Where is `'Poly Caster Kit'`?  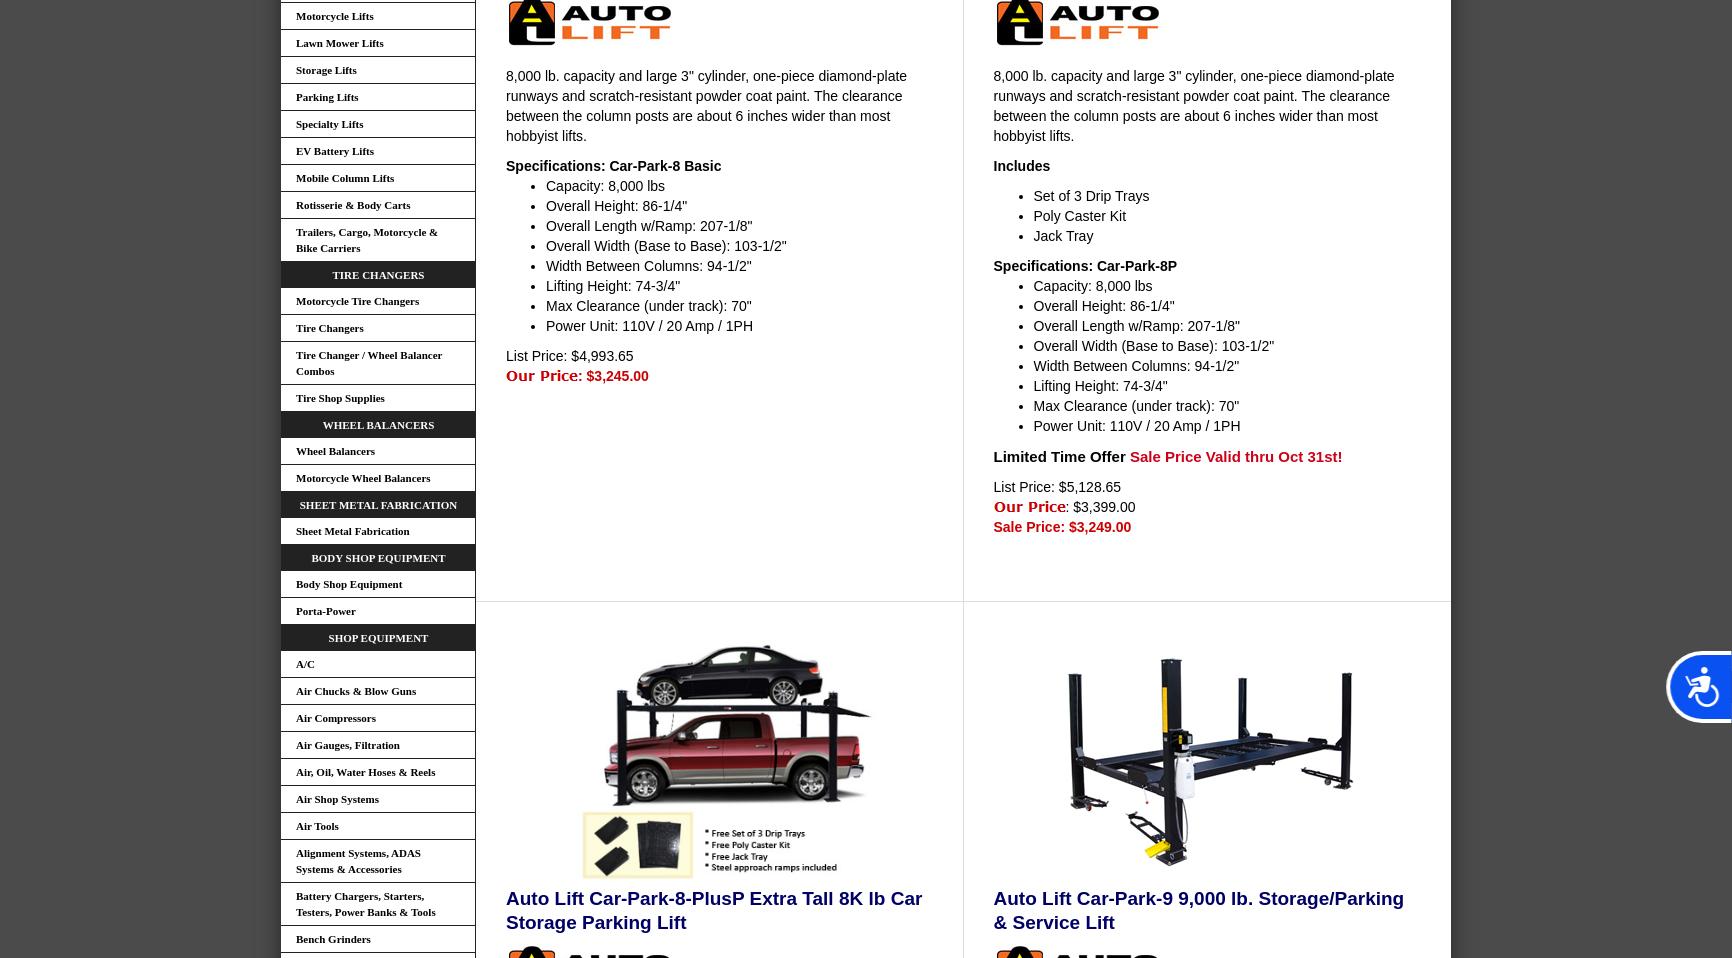
'Poly Caster Kit' is located at coordinates (1079, 213).